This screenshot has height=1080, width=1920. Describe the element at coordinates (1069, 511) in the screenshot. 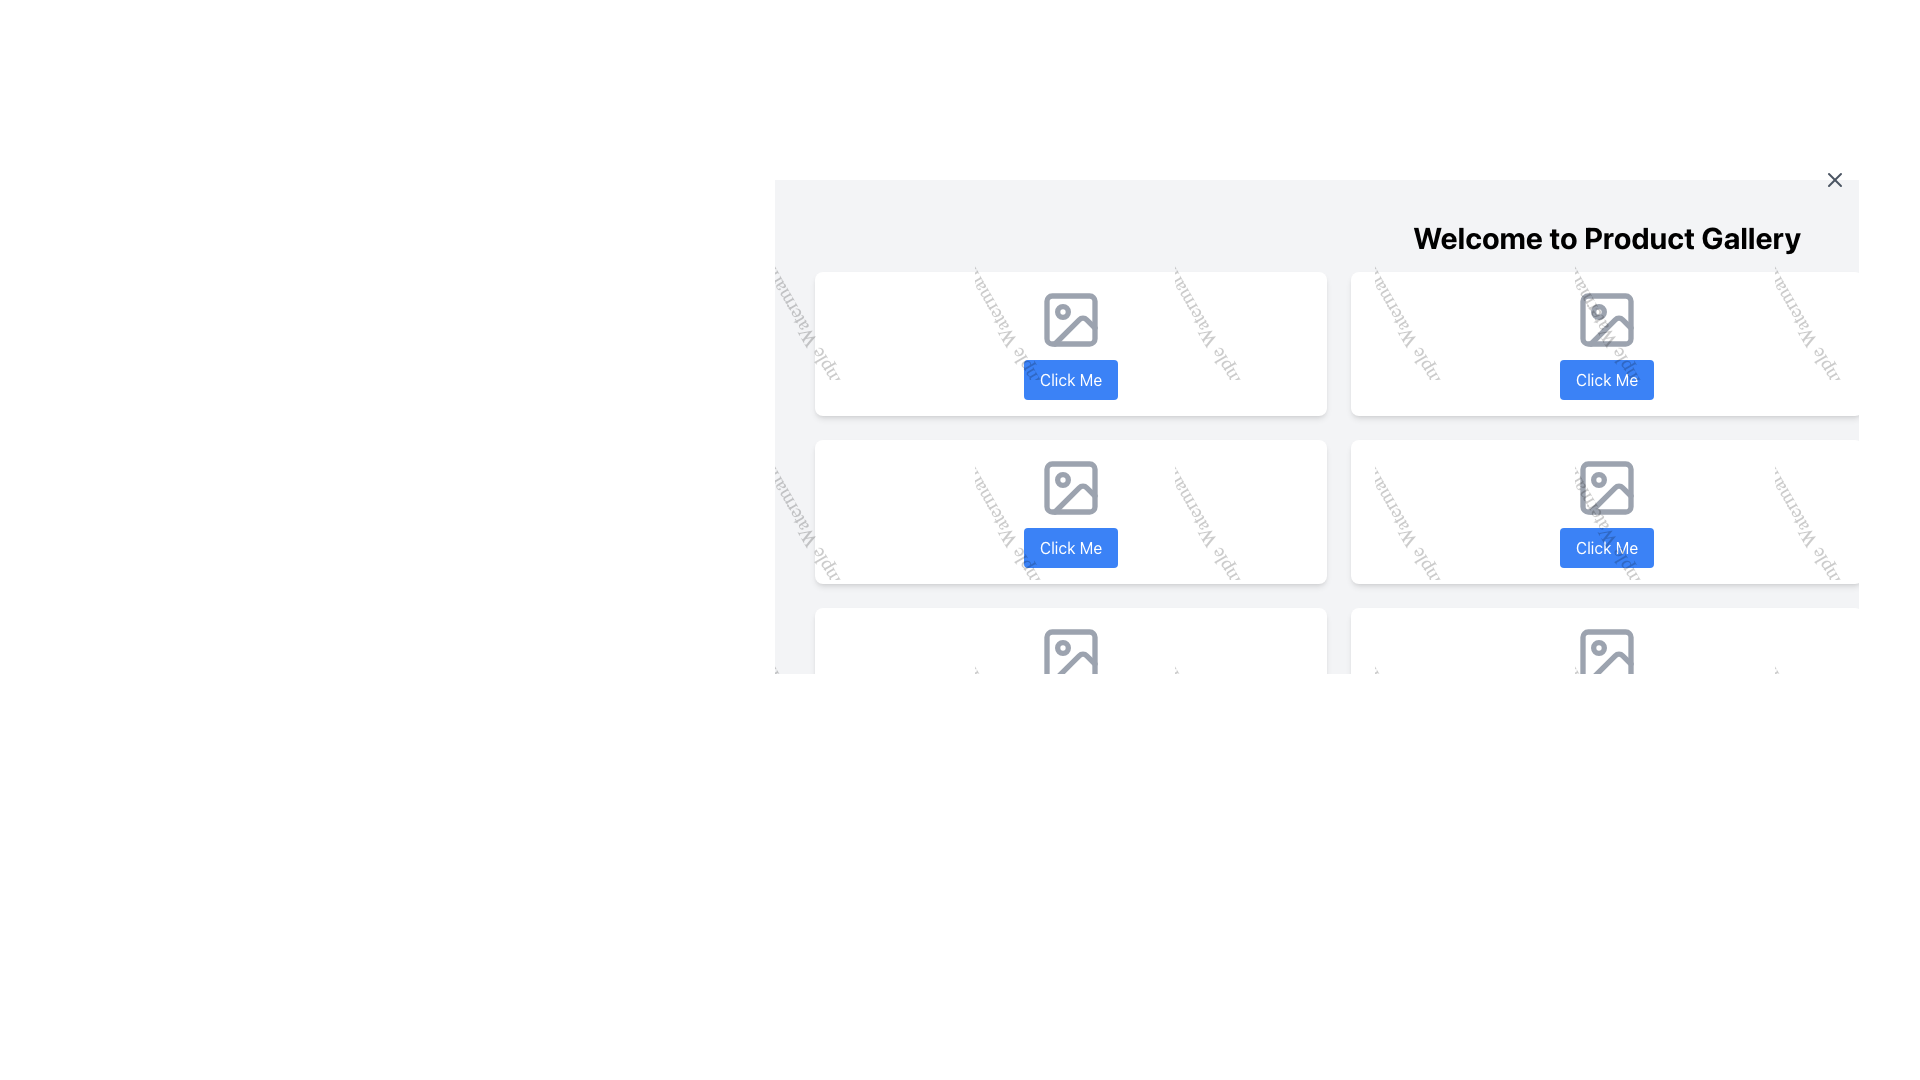

I see `the blue, rounded button labeled 'Click Me' located on the fourth card in the grid layout, which is positioned in the second row and first column` at that location.